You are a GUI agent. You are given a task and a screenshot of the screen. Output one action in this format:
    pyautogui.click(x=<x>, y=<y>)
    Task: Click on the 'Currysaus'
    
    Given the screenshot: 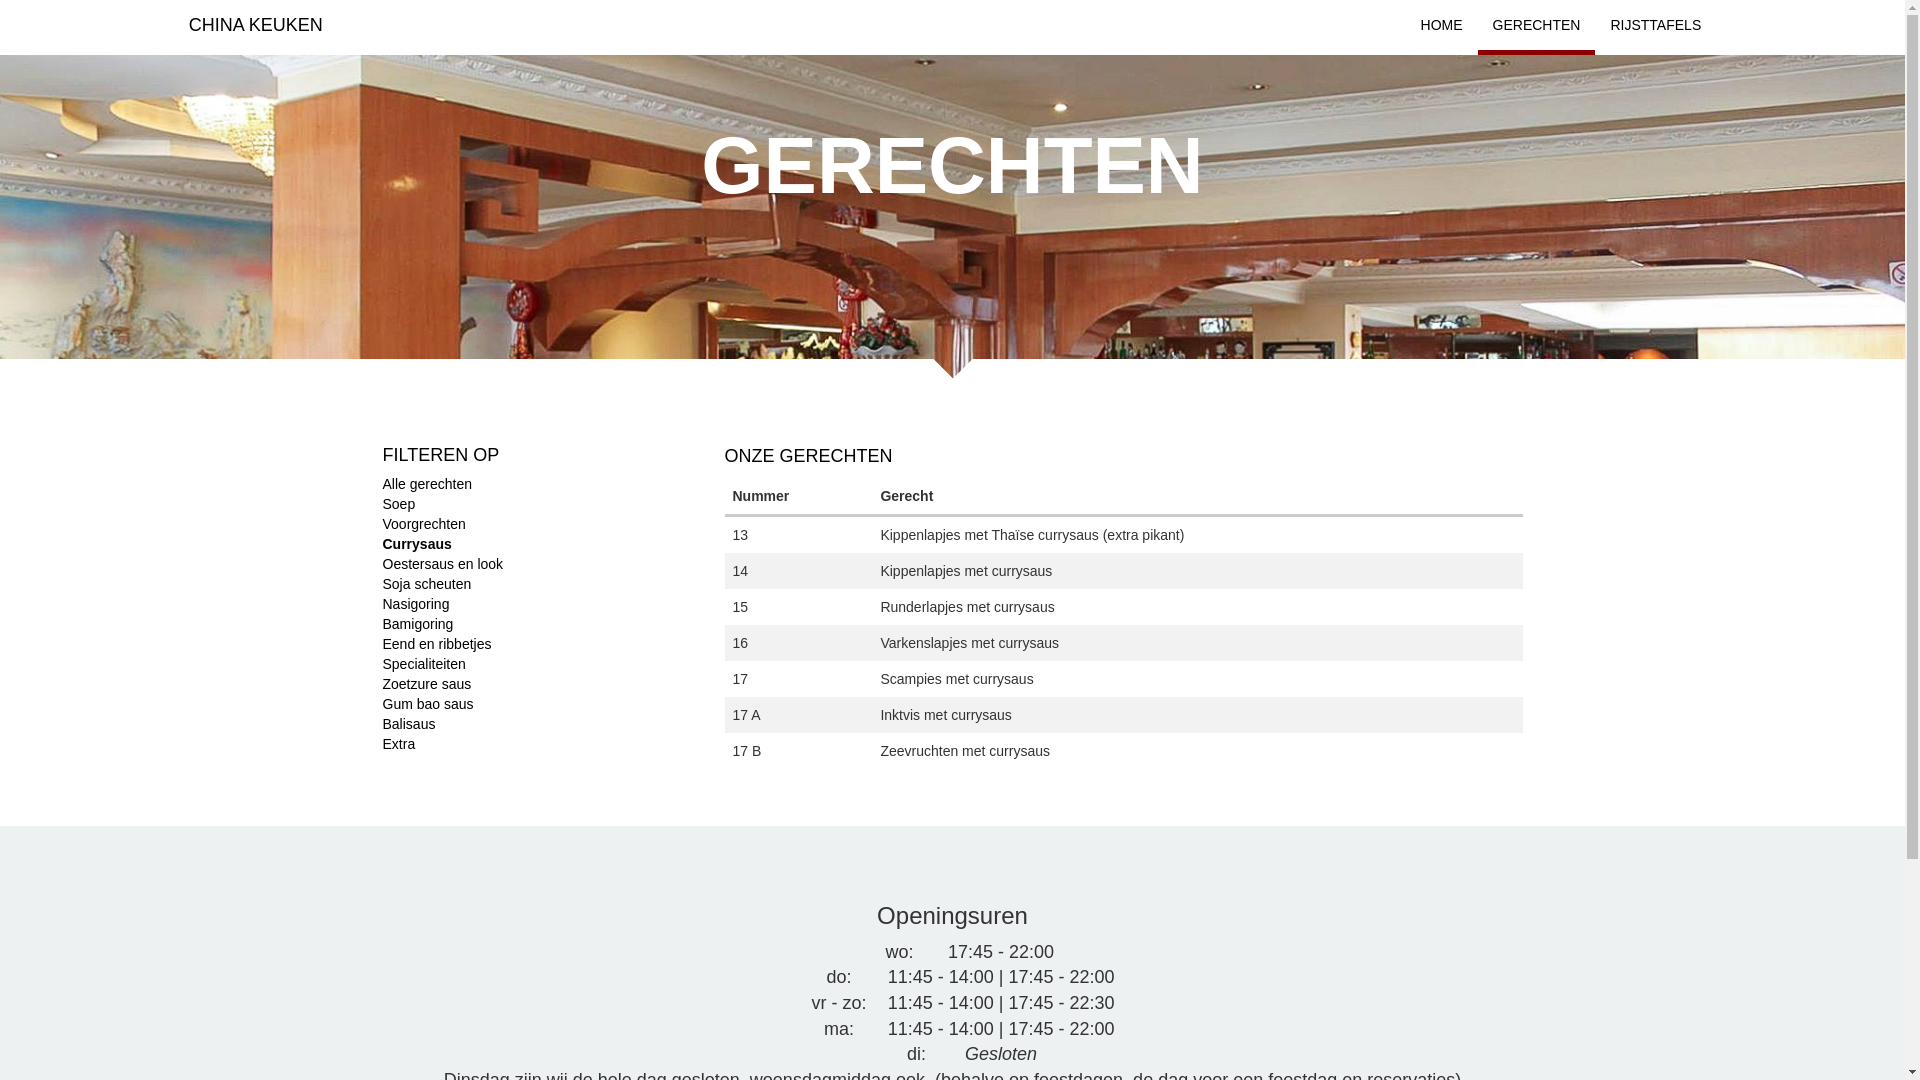 What is the action you would take?
    pyautogui.click(x=415, y=543)
    